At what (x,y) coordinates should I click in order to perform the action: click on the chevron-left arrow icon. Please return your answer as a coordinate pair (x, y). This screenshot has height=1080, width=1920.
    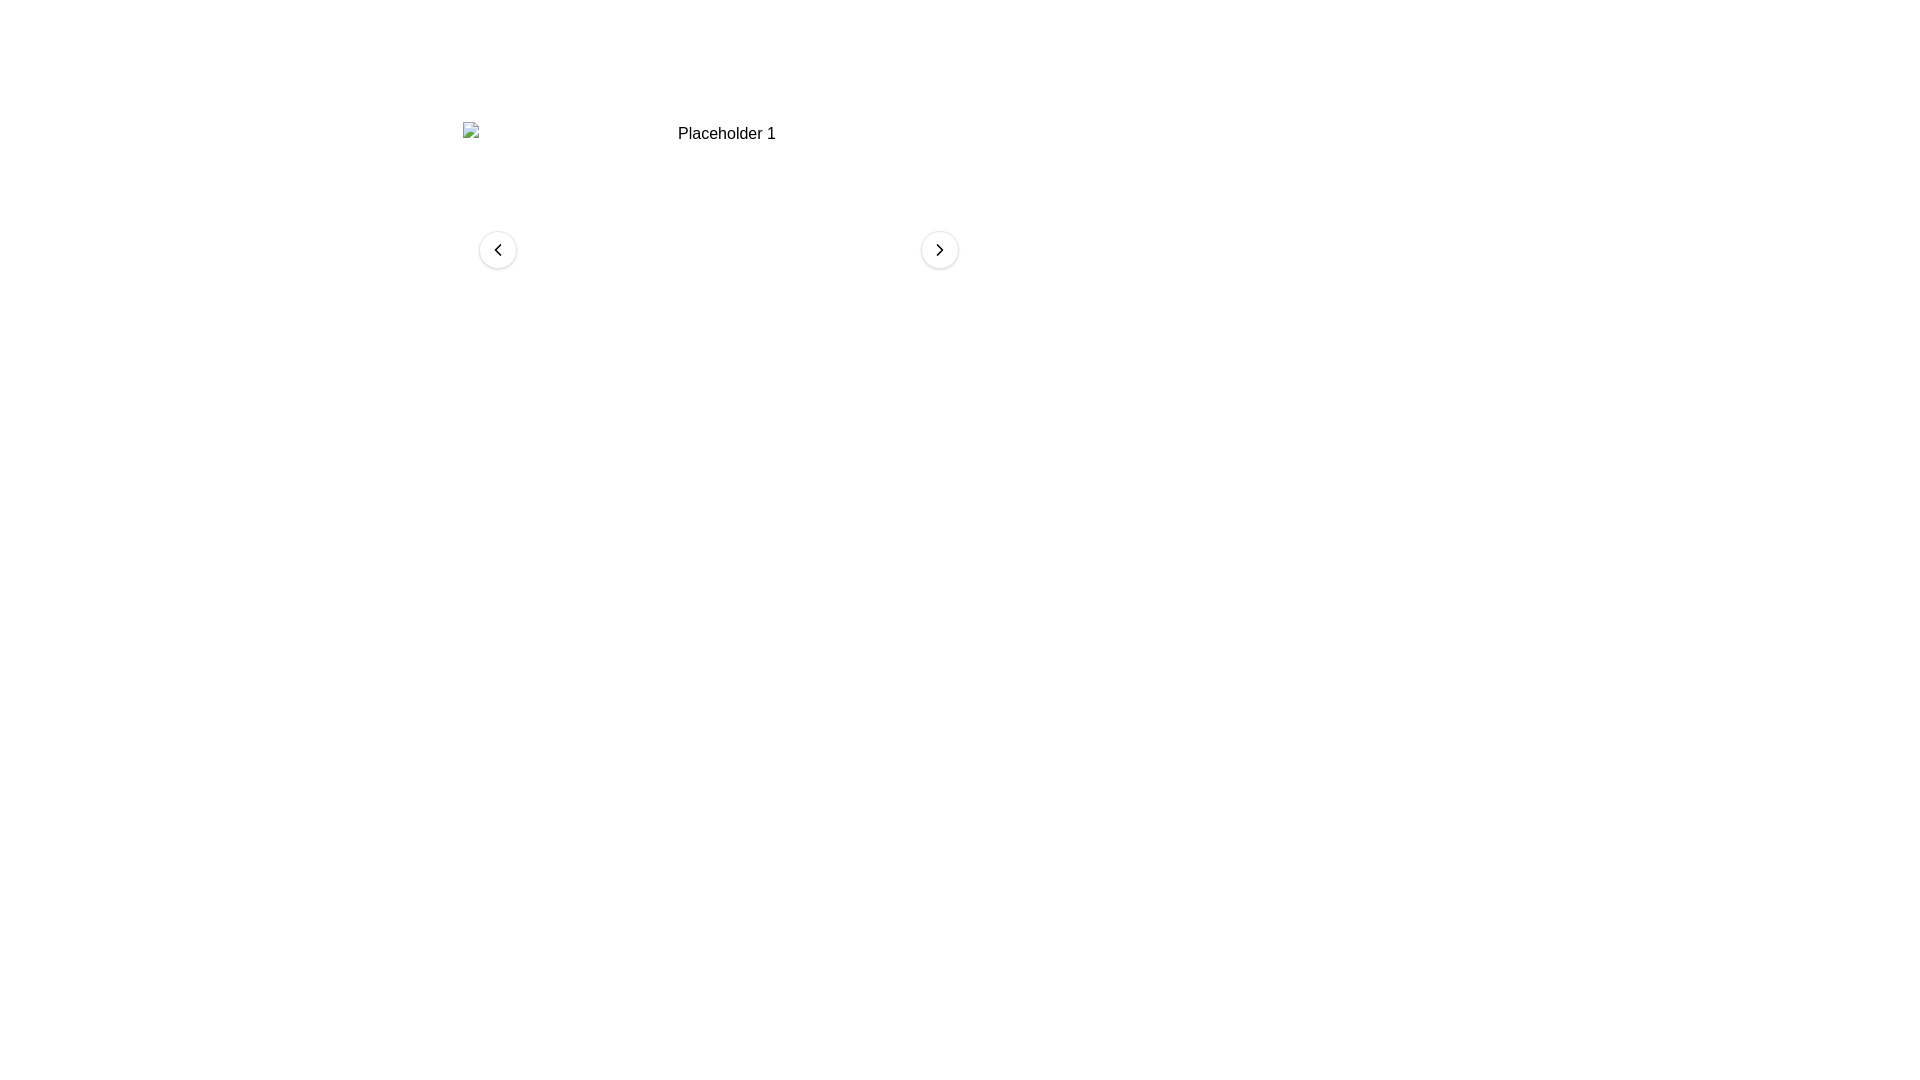
    Looking at the image, I should click on (498, 249).